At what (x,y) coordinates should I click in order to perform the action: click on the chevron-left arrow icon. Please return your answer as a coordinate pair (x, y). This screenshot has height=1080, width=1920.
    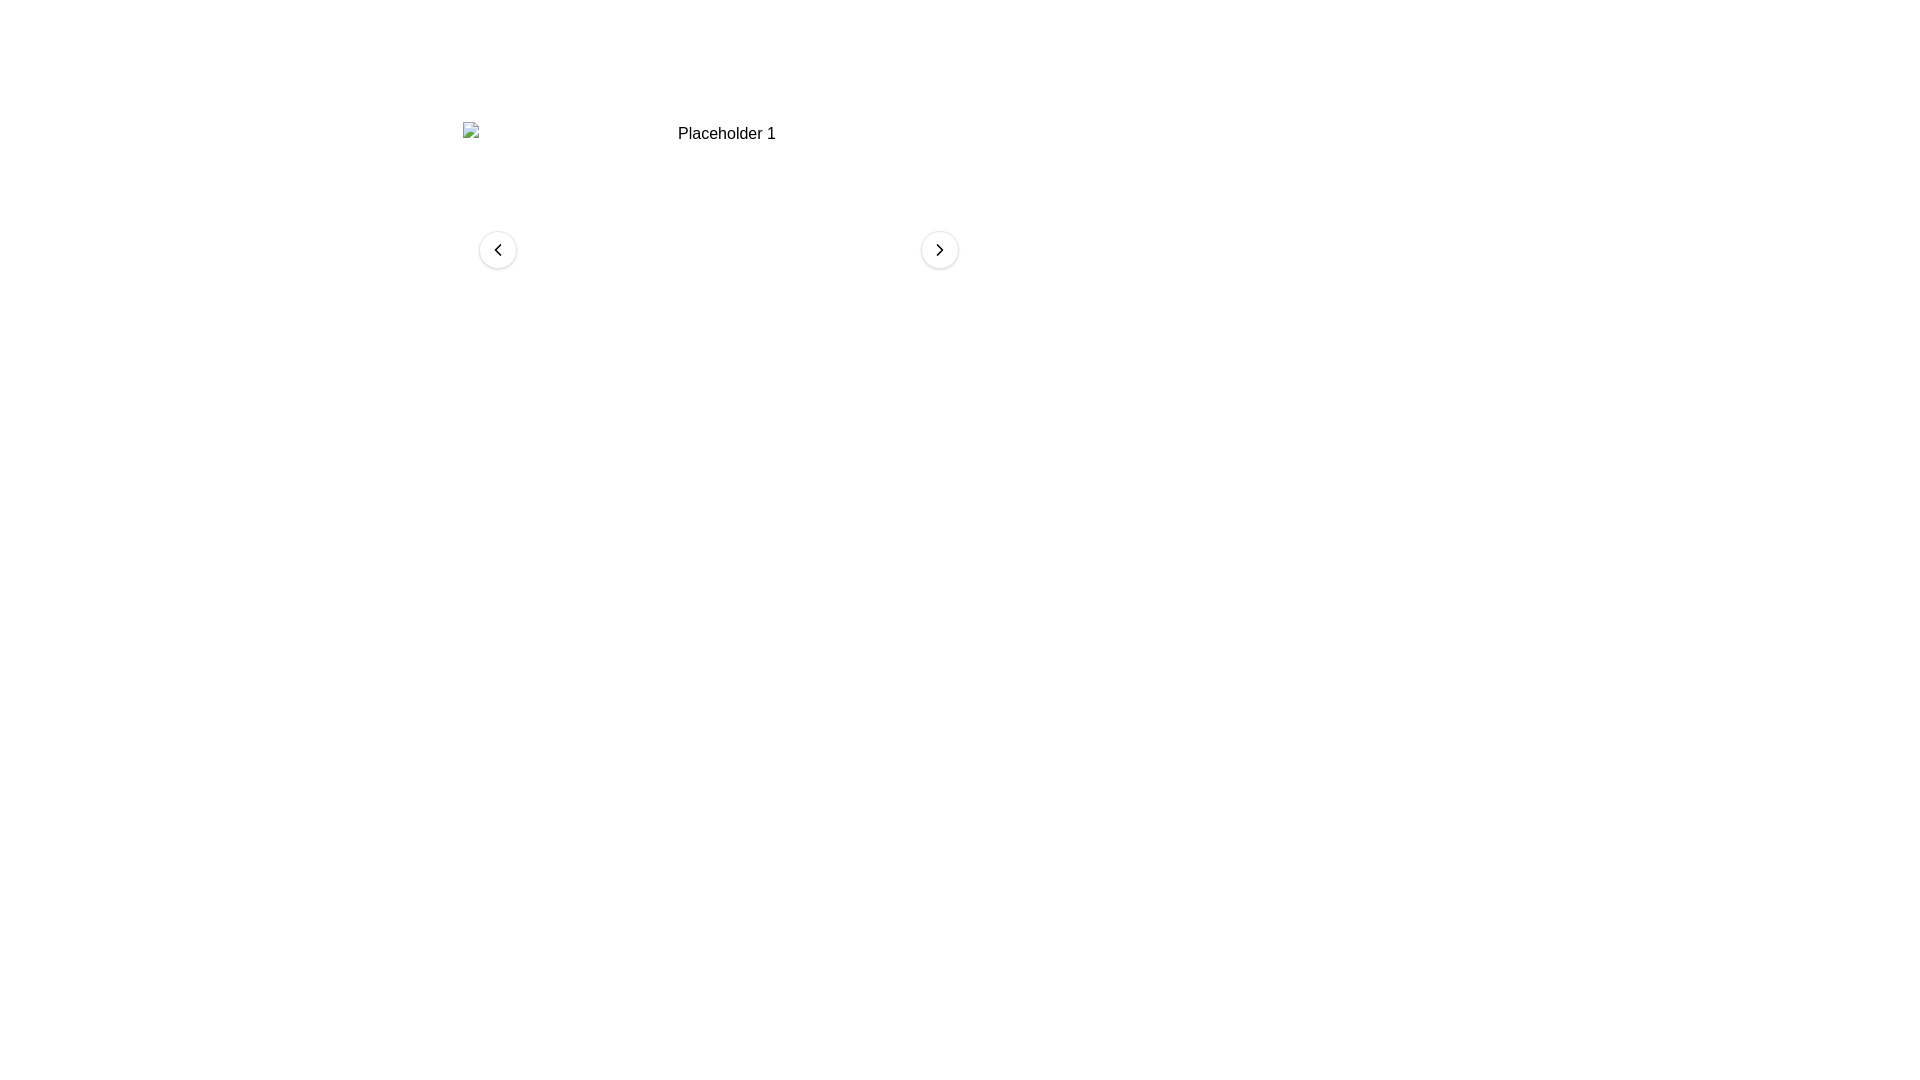
    Looking at the image, I should click on (498, 249).